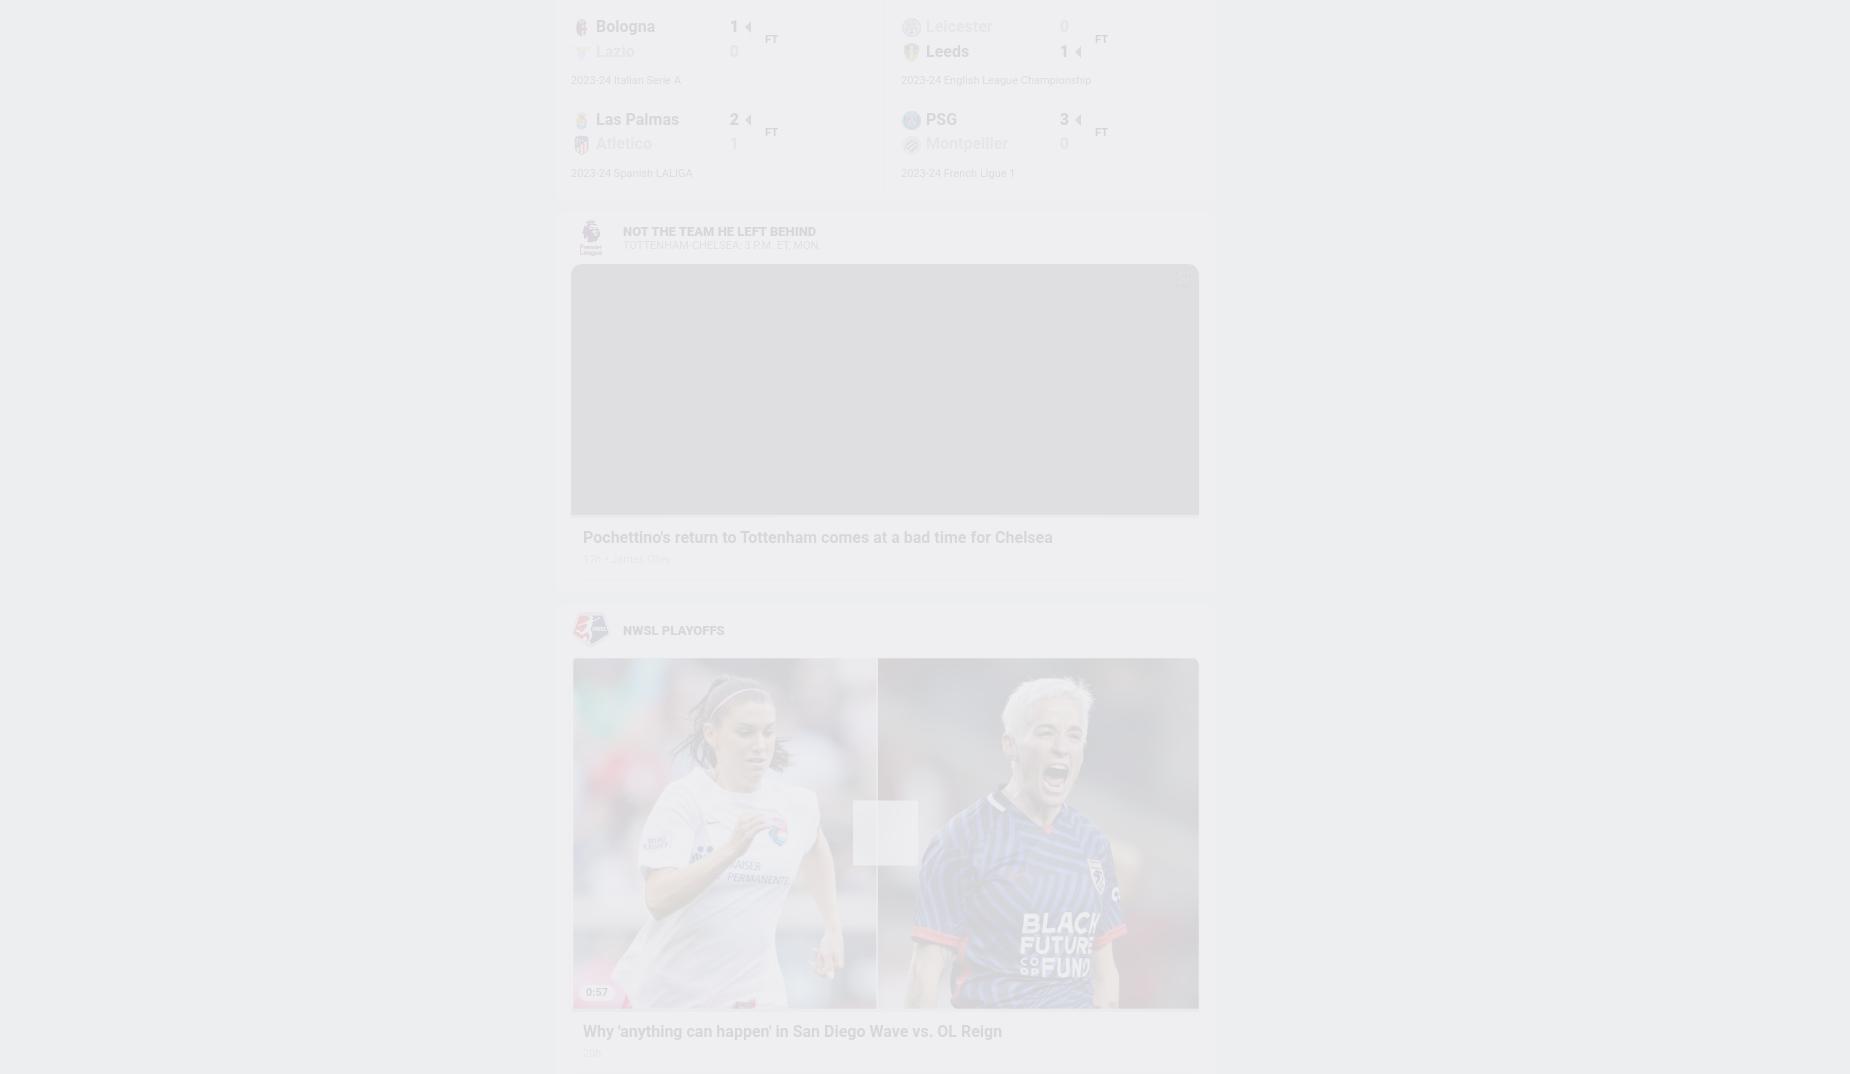 The image size is (1850, 1074). Describe the element at coordinates (817, 537) in the screenshot. I see `'Pochettino's return to Tottenham comes at a bad time for Chelsea'` at that location.